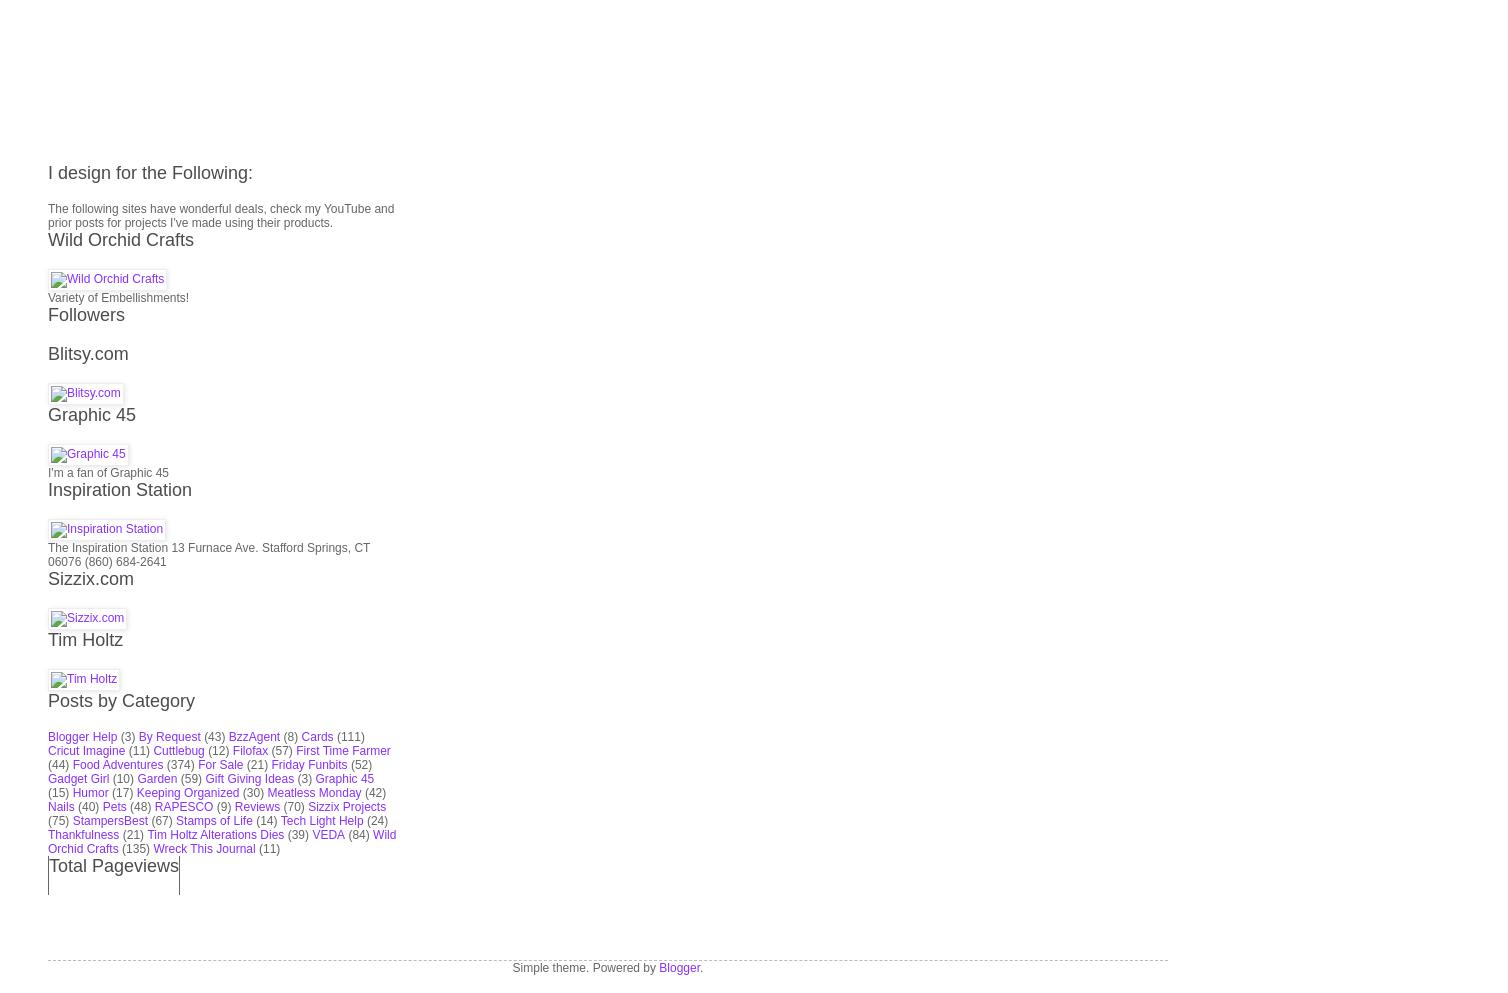 This screenshot has height=993, width=1508. I want to click on 'Inspiration Station', so click(120, 250).